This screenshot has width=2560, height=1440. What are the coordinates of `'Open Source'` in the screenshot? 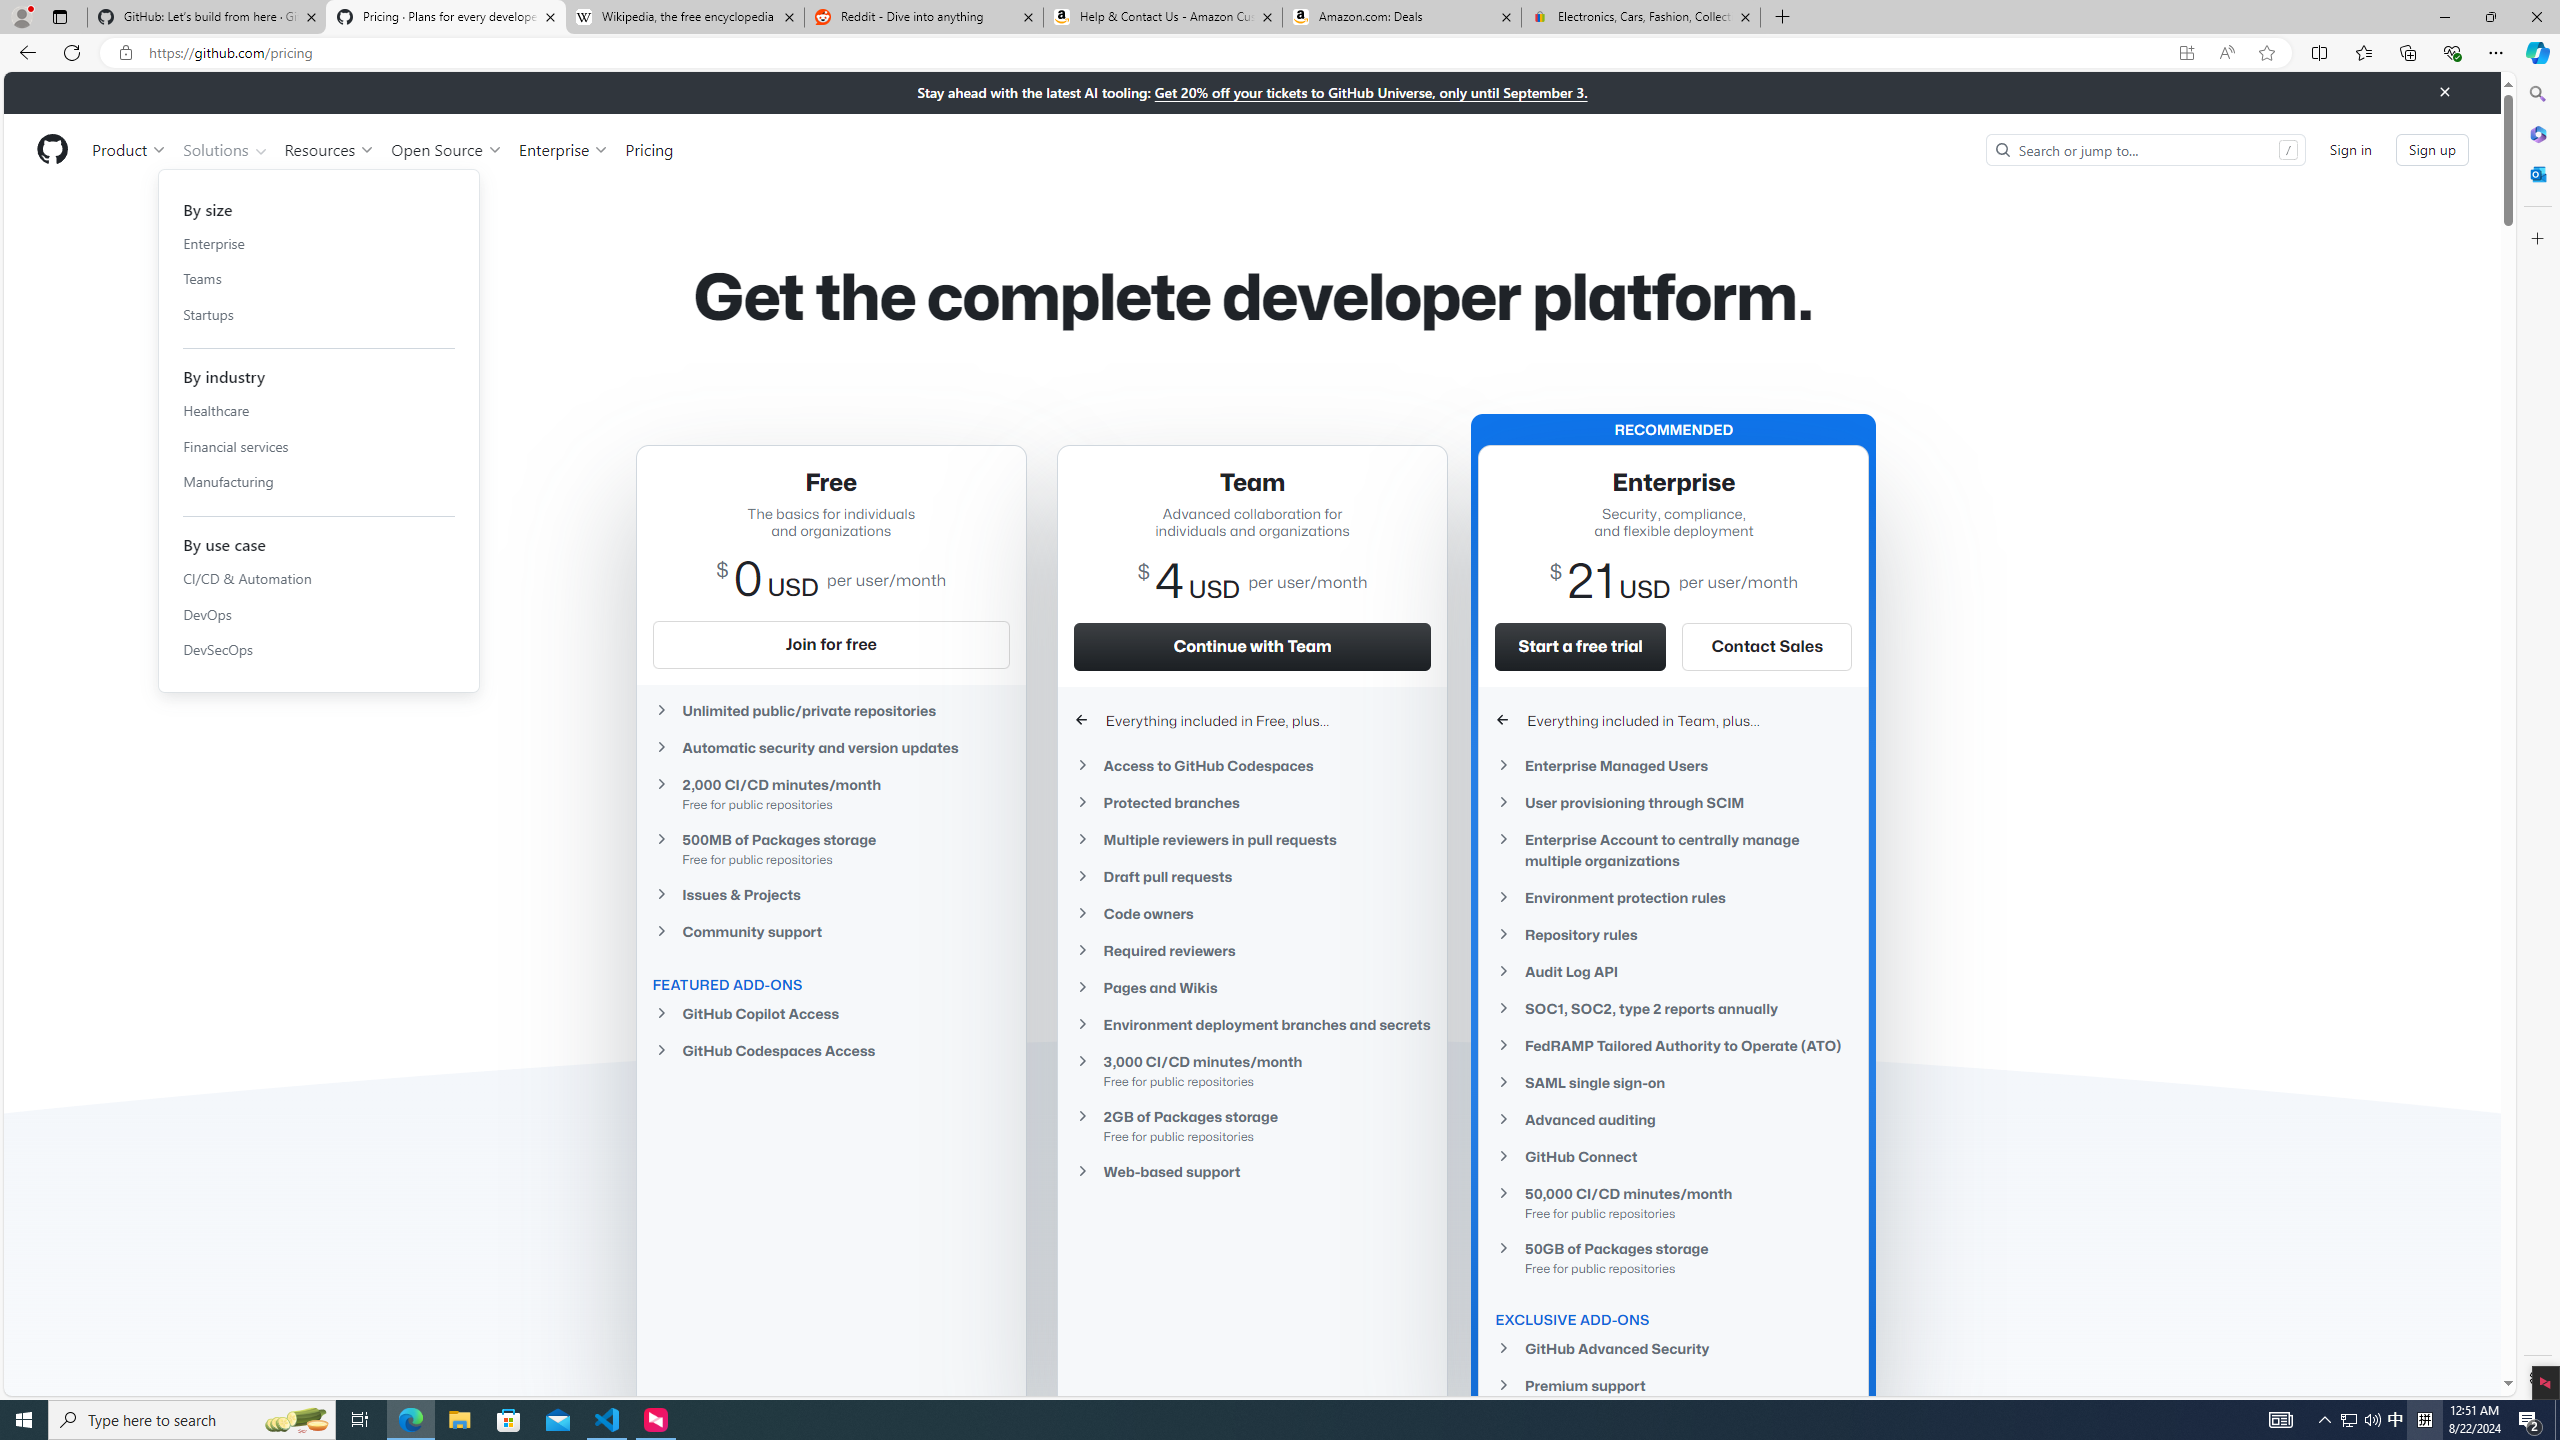 It's located at (448, 149).